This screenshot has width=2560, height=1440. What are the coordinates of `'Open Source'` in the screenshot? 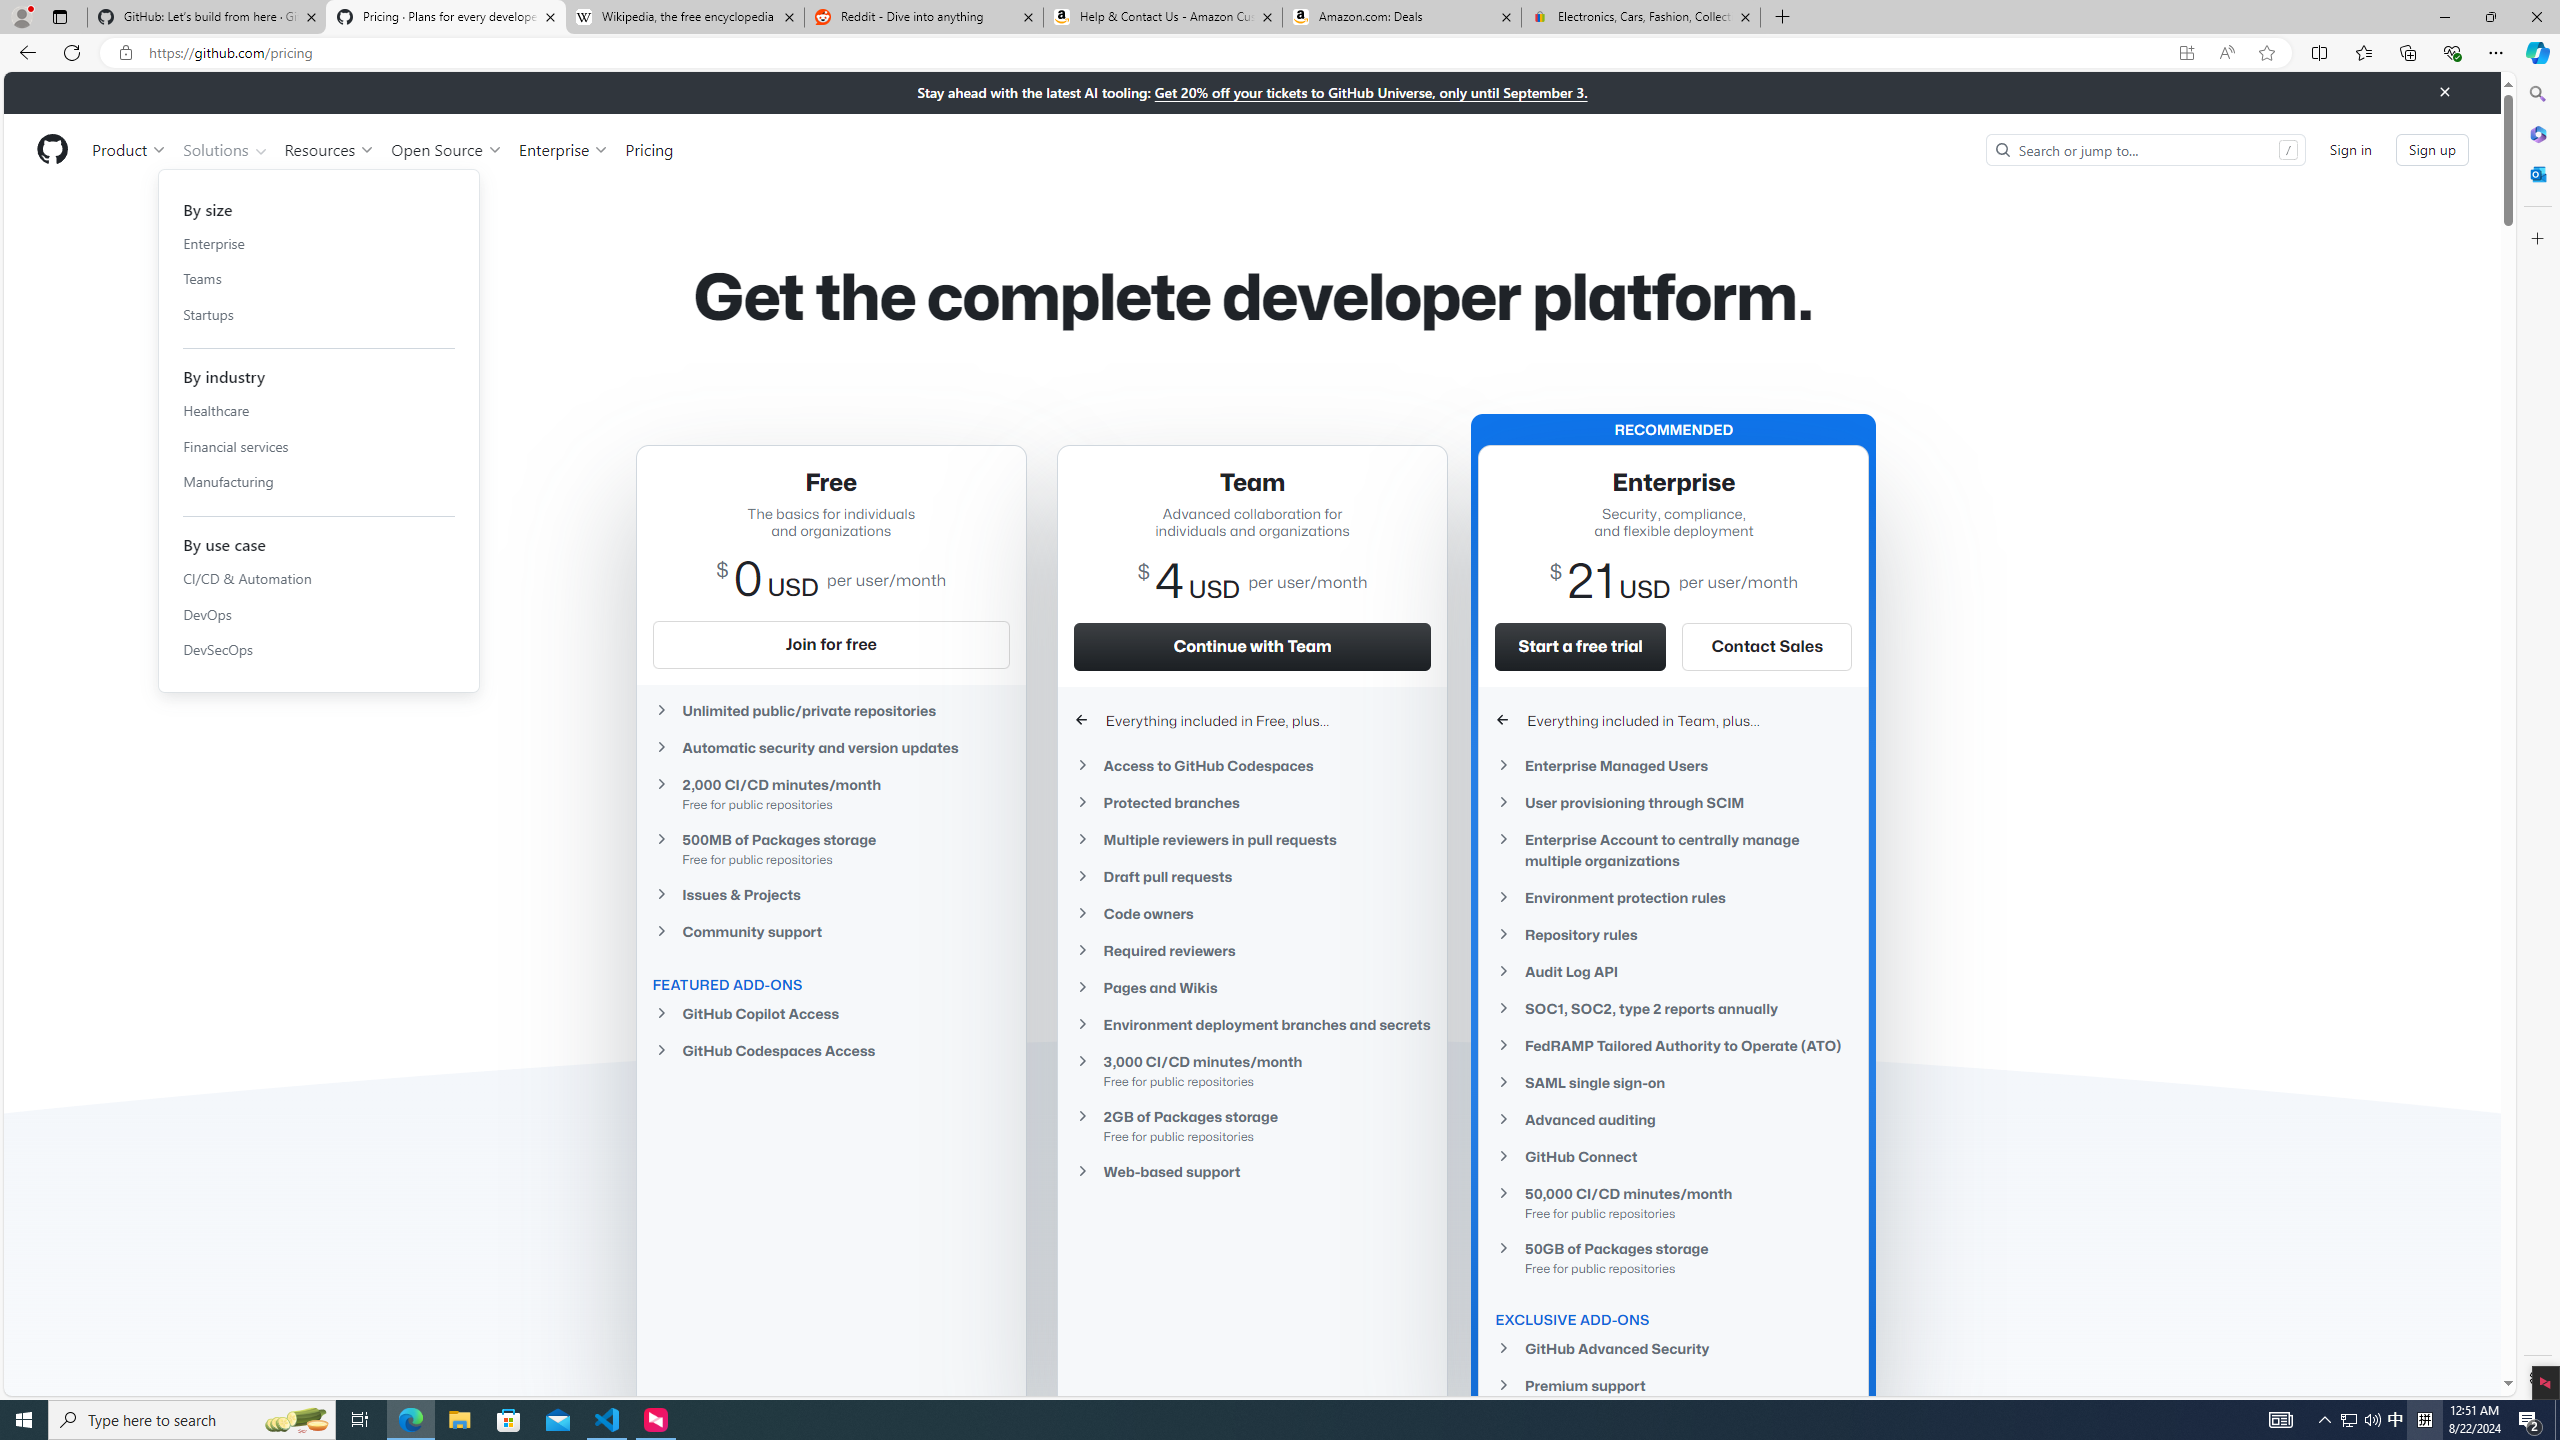 It's located at (448, 149).